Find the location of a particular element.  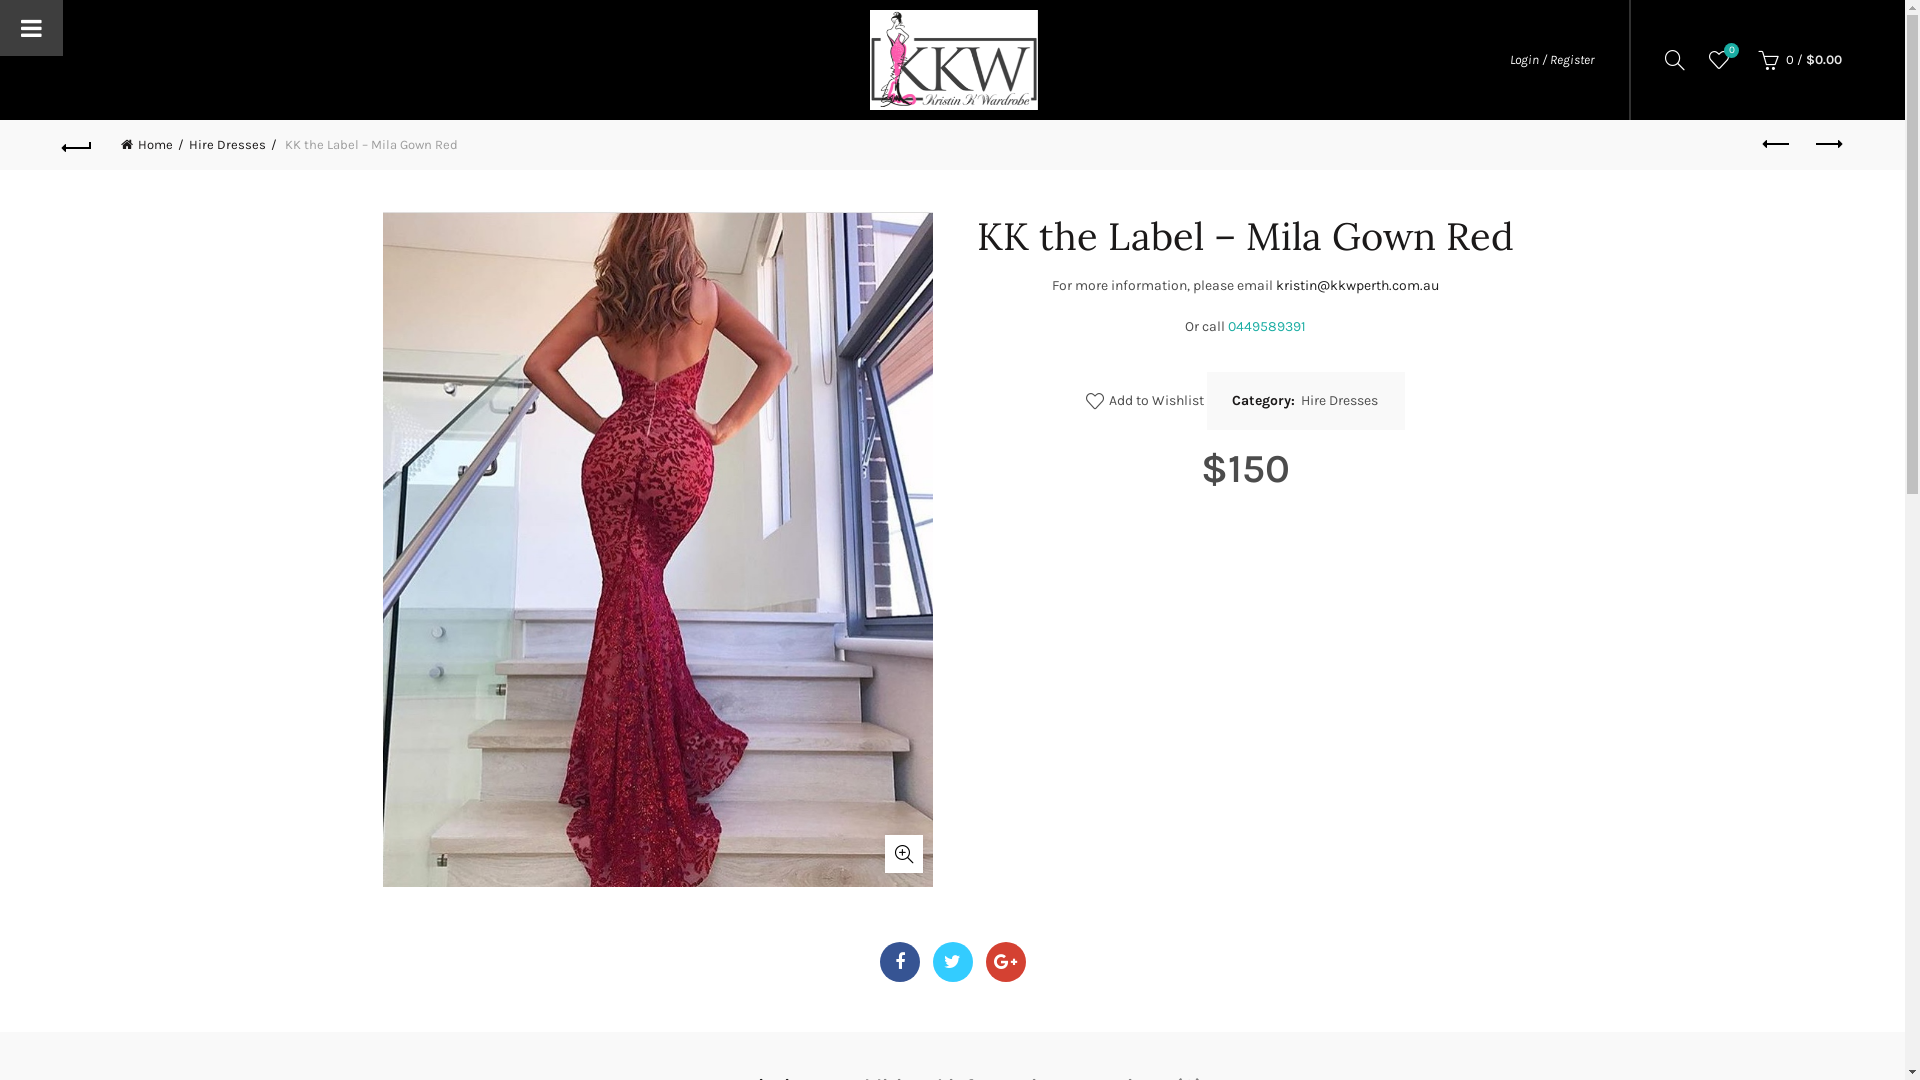

'0449589391' is located at coordinates (1227, 325).